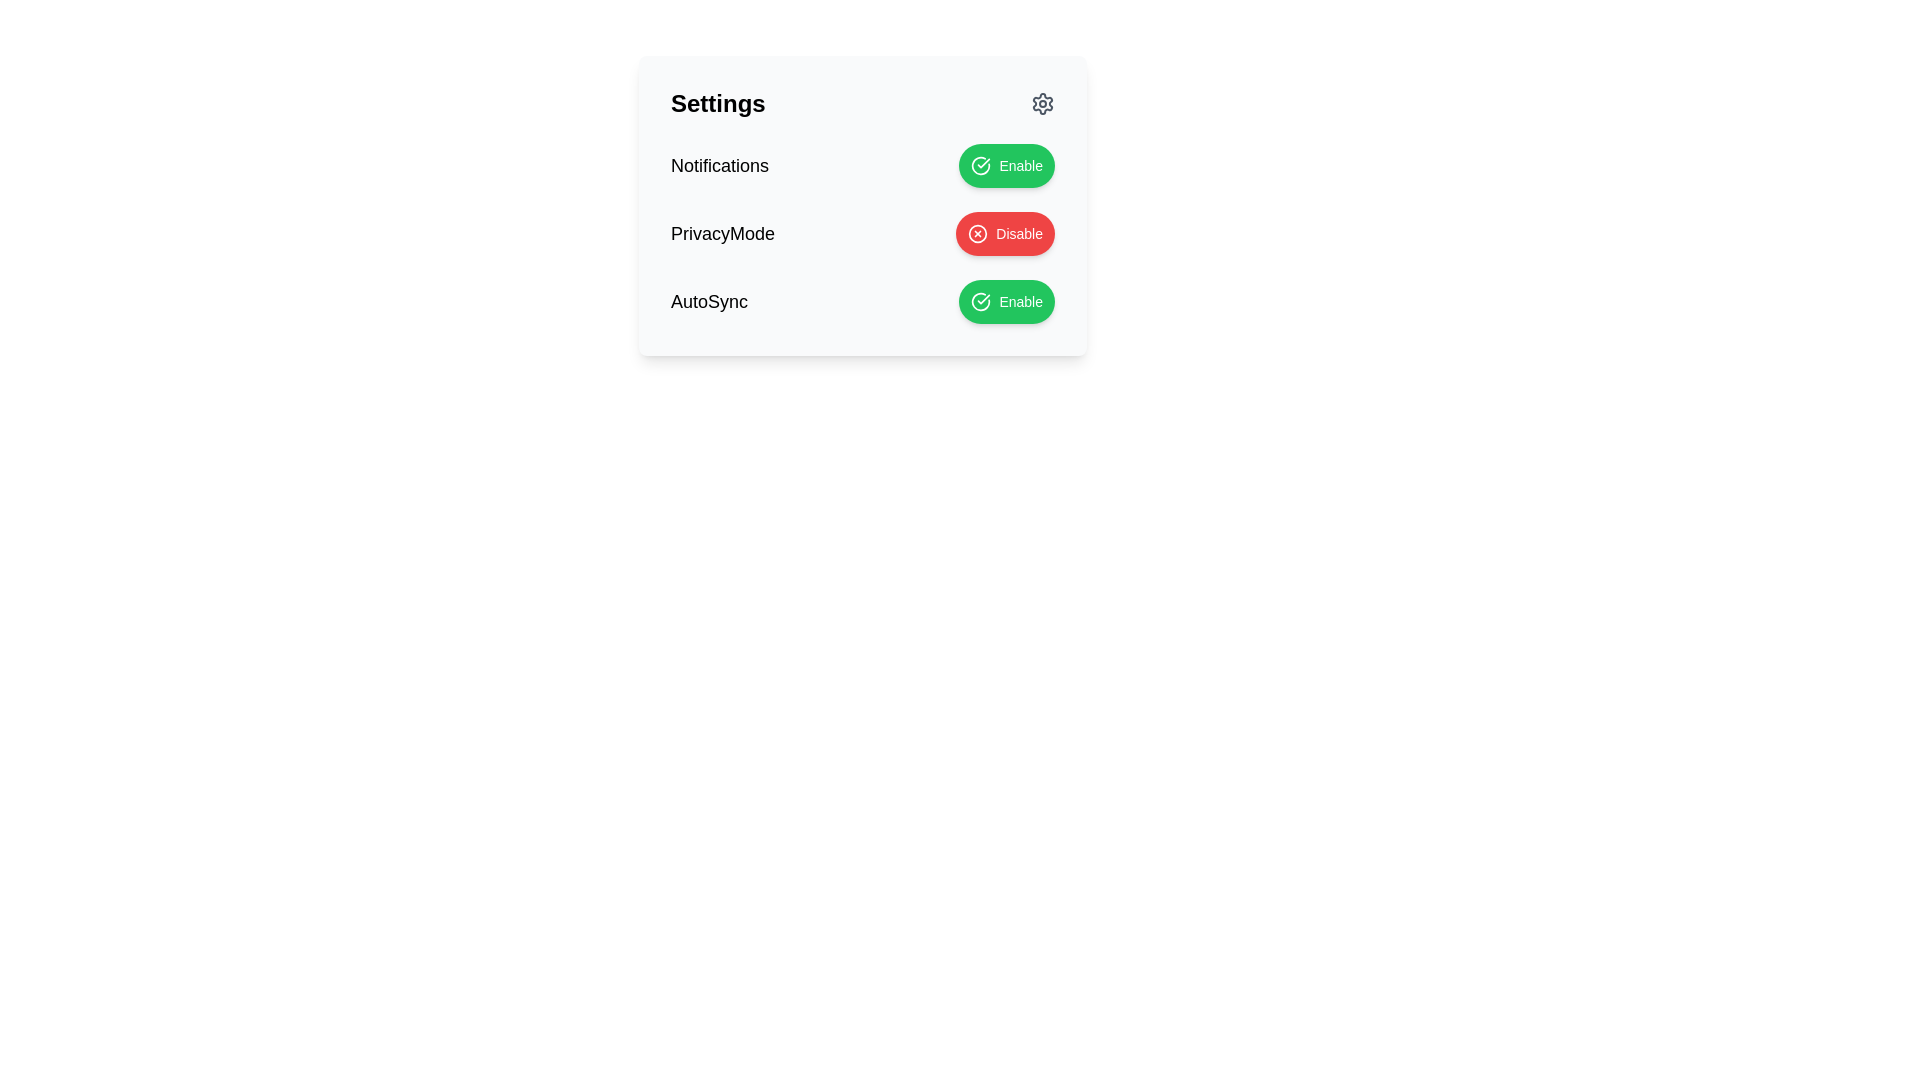 The width and height of the screenshot is (1920, 1080). What do you see at coordinates (1041, 104) in the screenshot?
I see `the gear SVG icon in the upper-right corner of the header bar labeled 'Settings'` at bounding box center [1041, 104].